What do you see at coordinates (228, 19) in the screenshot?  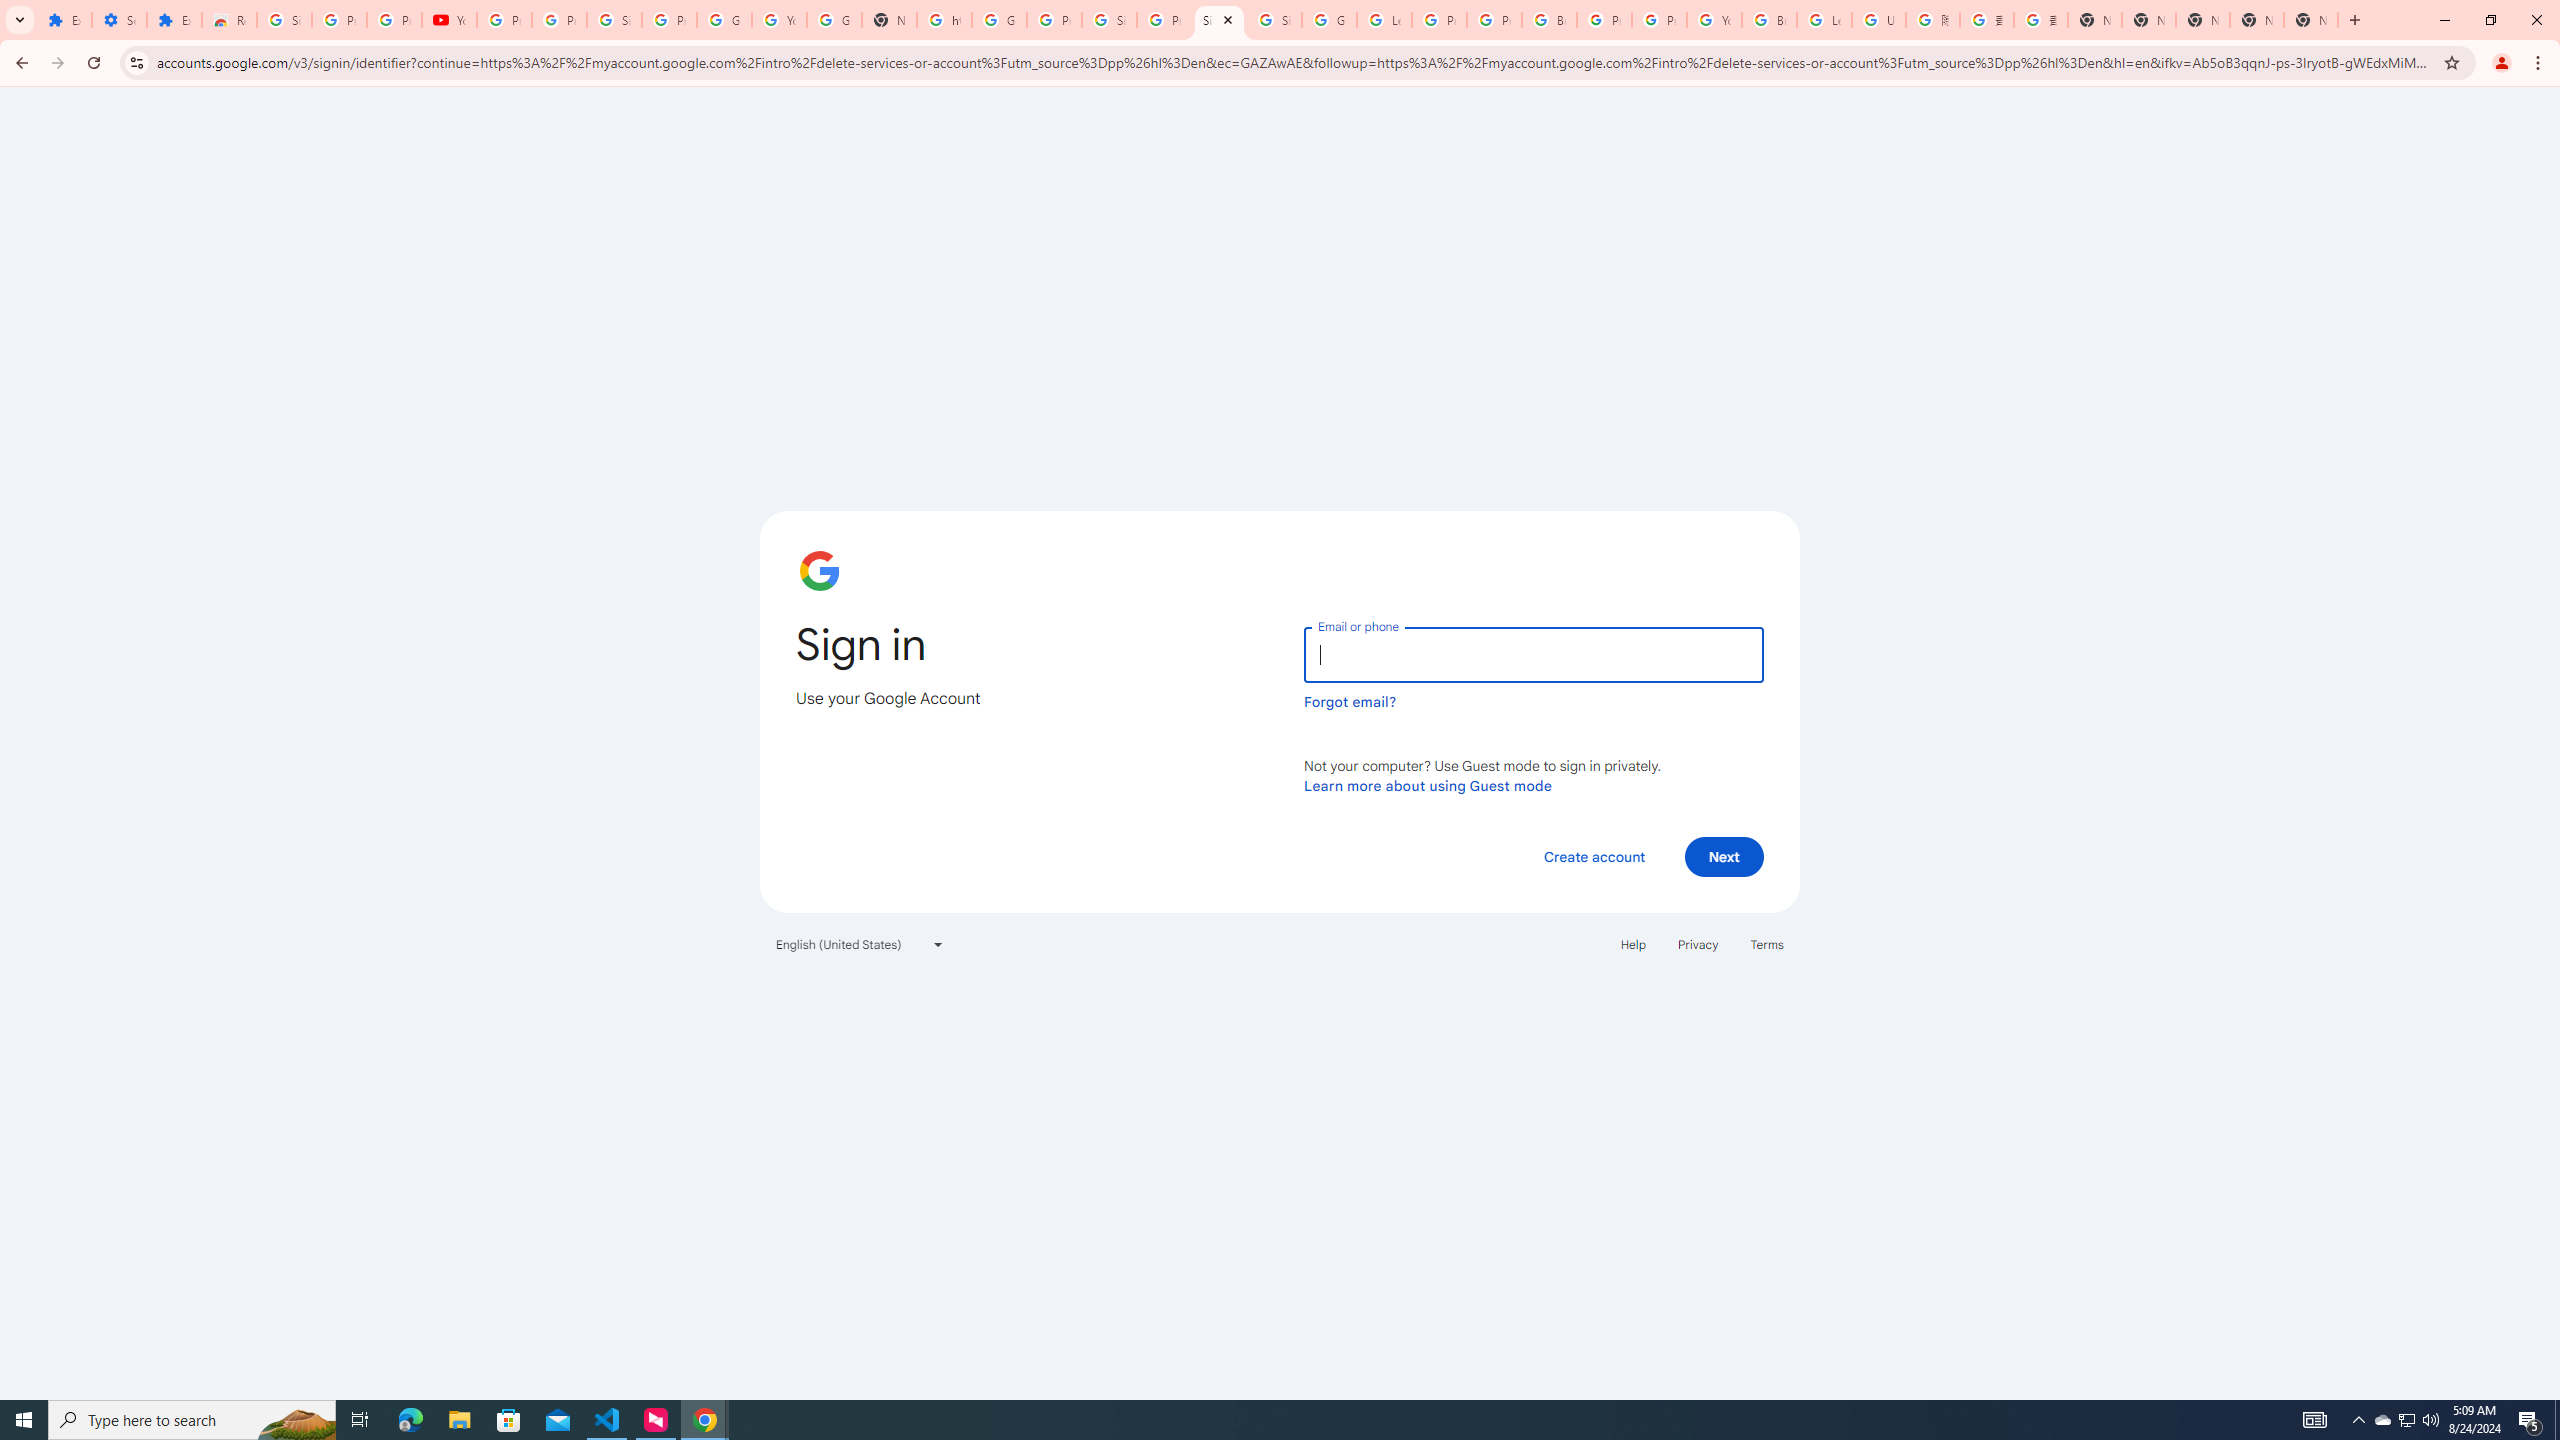 I see `'Reviews: Helix Fruit Jump Arcade Game'` at bounding box center [228, 19].